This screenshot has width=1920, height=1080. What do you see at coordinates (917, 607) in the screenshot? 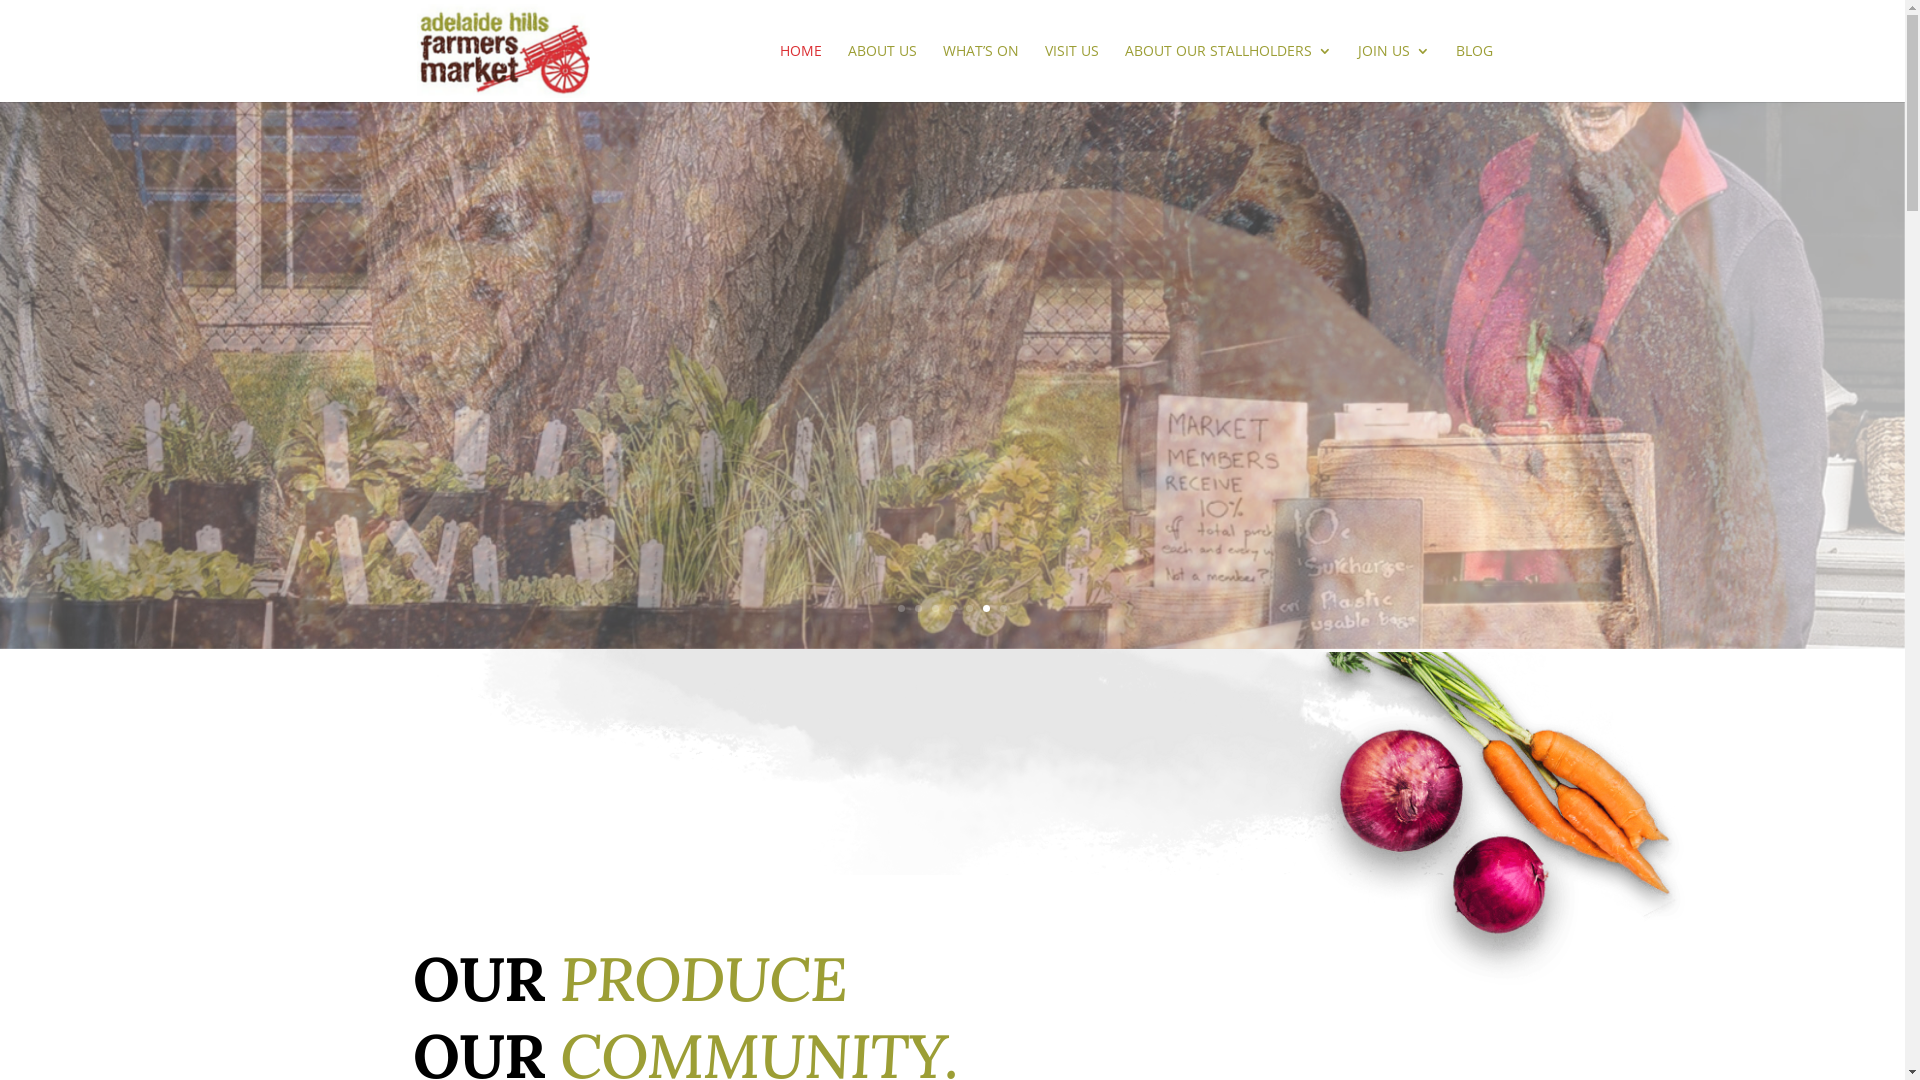
I see `'2'` at bounding box center [917, 607].